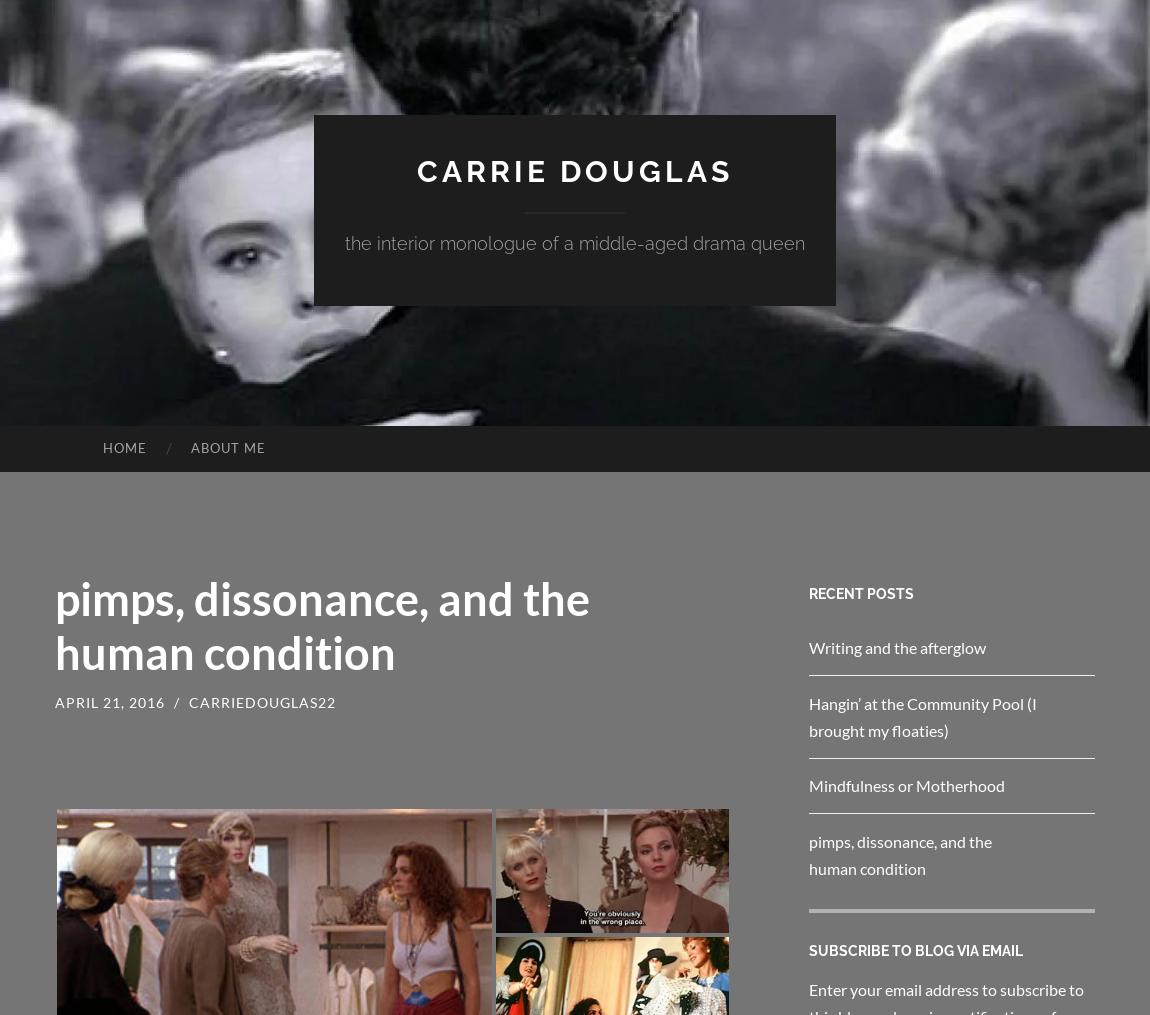 Image resolution: width=1150 pixels, height=1015 pixels. Describe the element at coordinates (808, 646) in the screenshot. I see `'Writing and the afterglow'` at that location.